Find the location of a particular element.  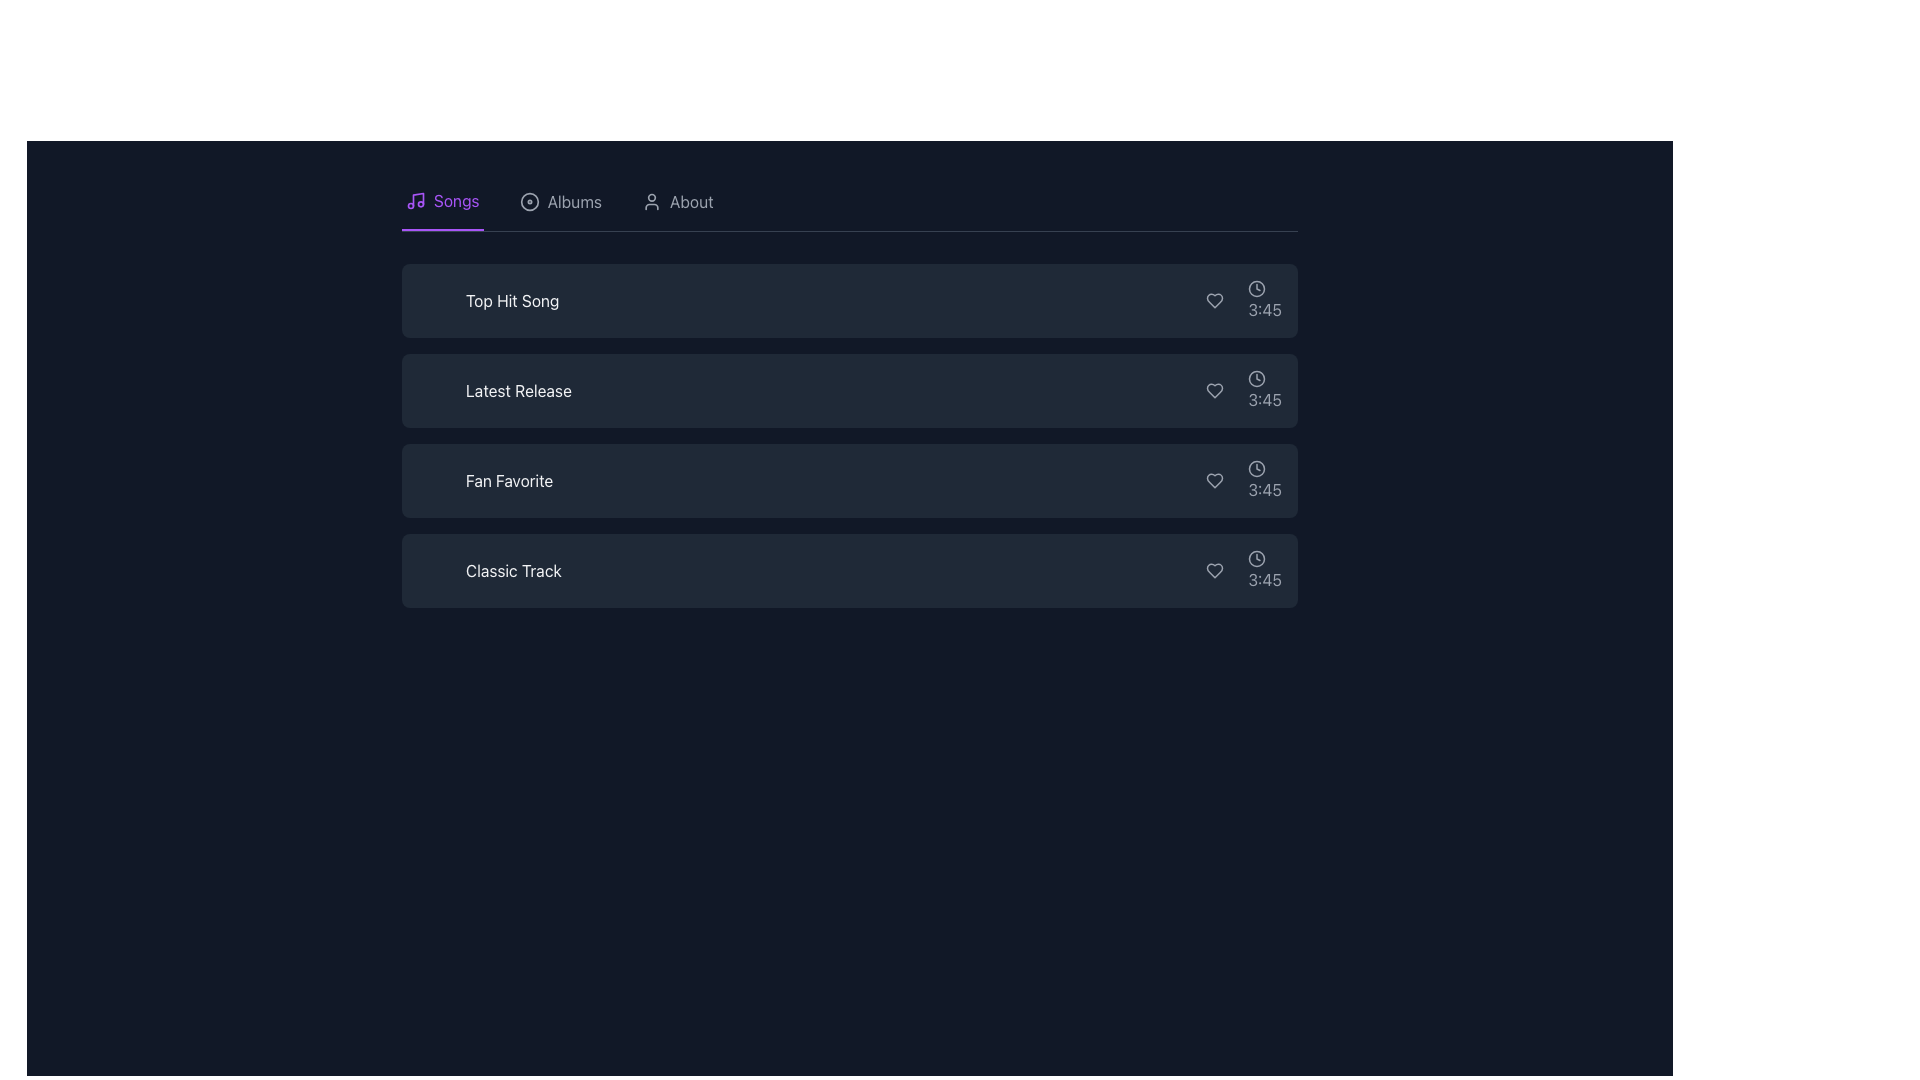

the heart-shaped icon button with a hollow outline, located to the left of the '3:45' timestamp, to interact with it via keyboard is located at coordinates (1214, 570).